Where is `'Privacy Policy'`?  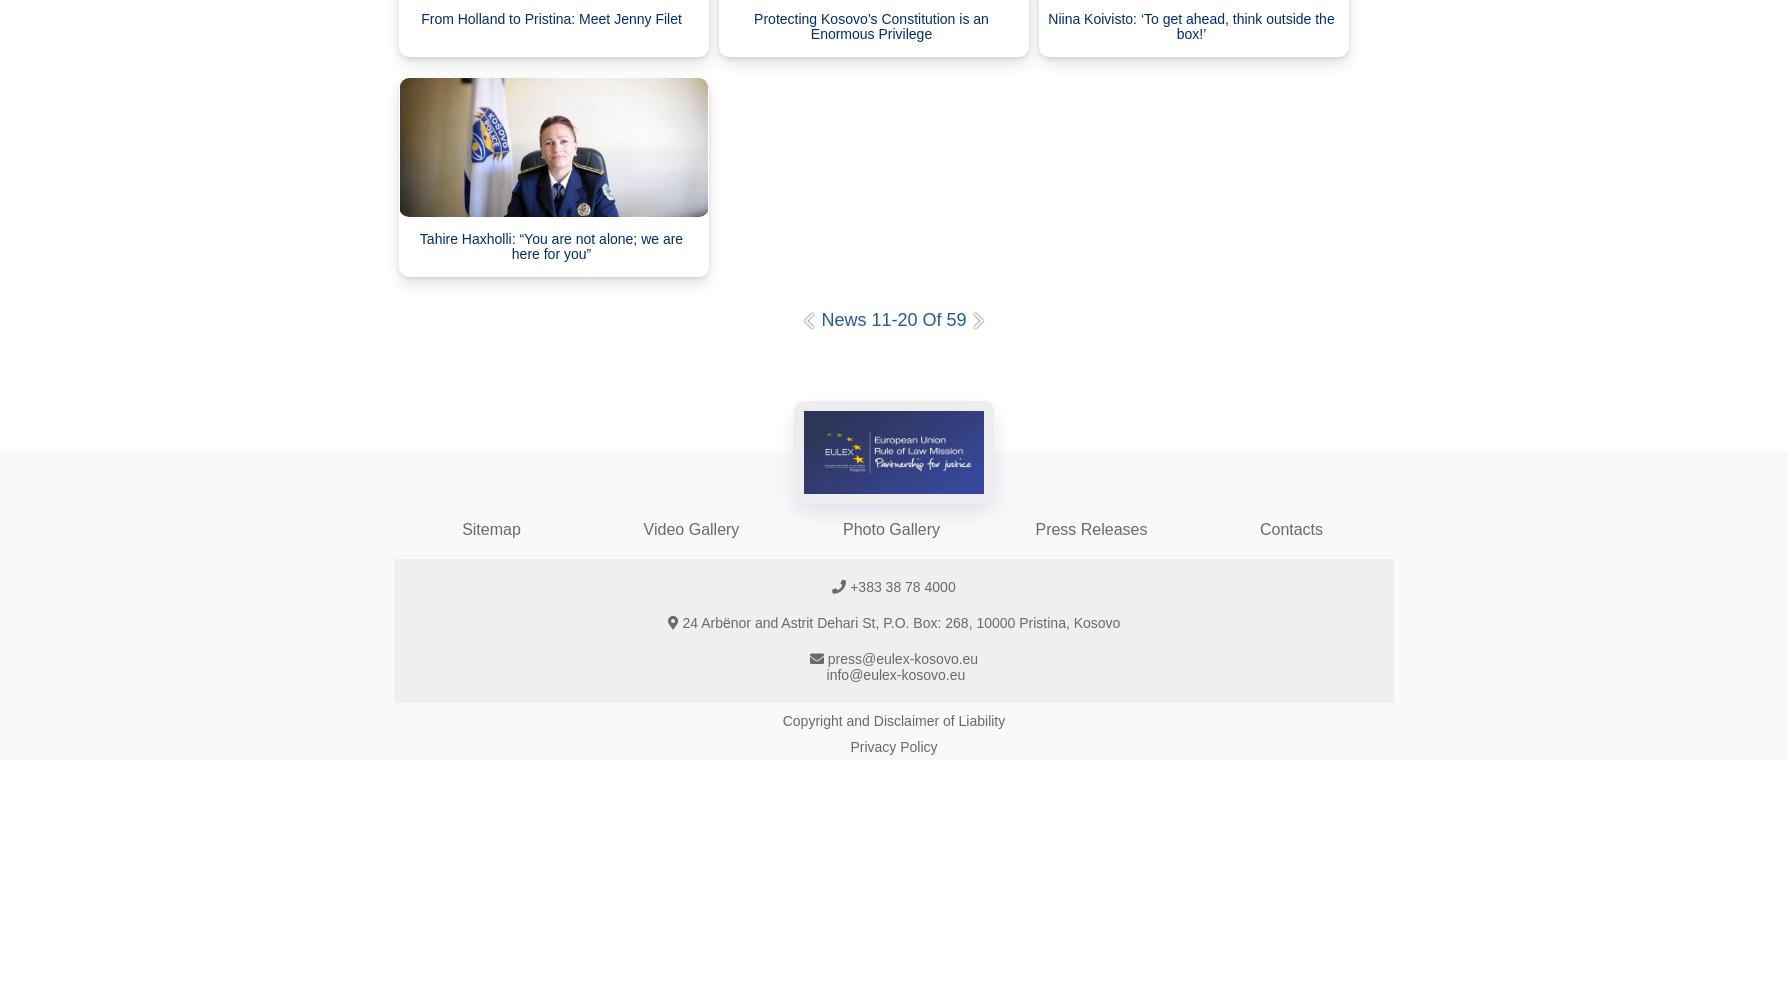 'Privacy Policy' is located at coordinates (892, 746).